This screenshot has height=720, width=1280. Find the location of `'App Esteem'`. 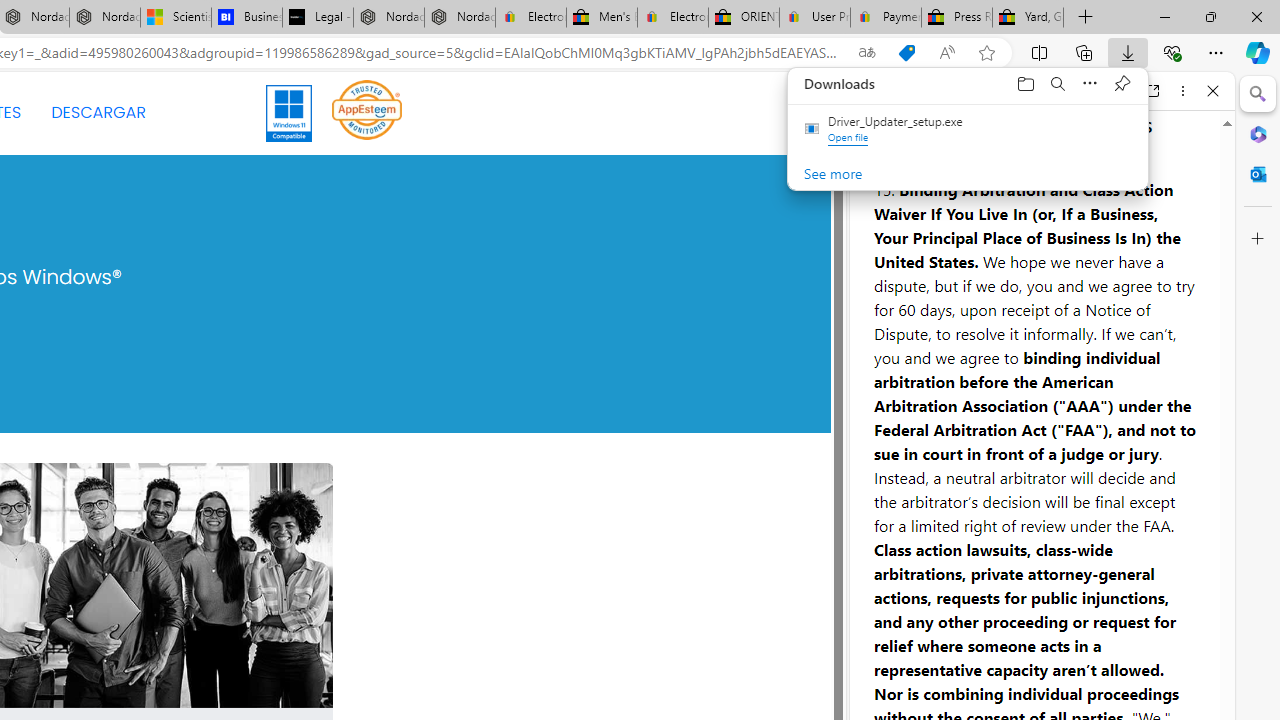

'App Esteem' is located at coordinates (367, 109).